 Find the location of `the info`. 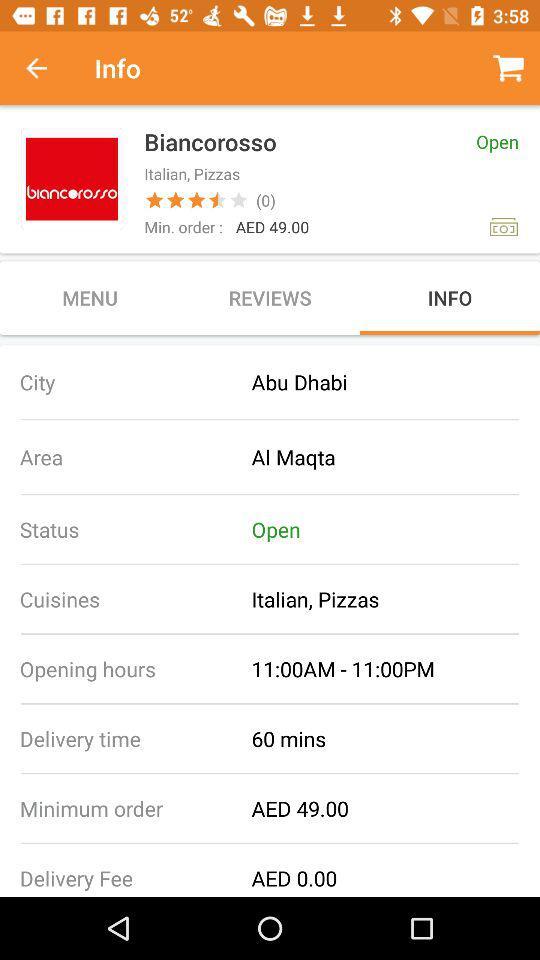

the info is located at coordinates (449, 296).